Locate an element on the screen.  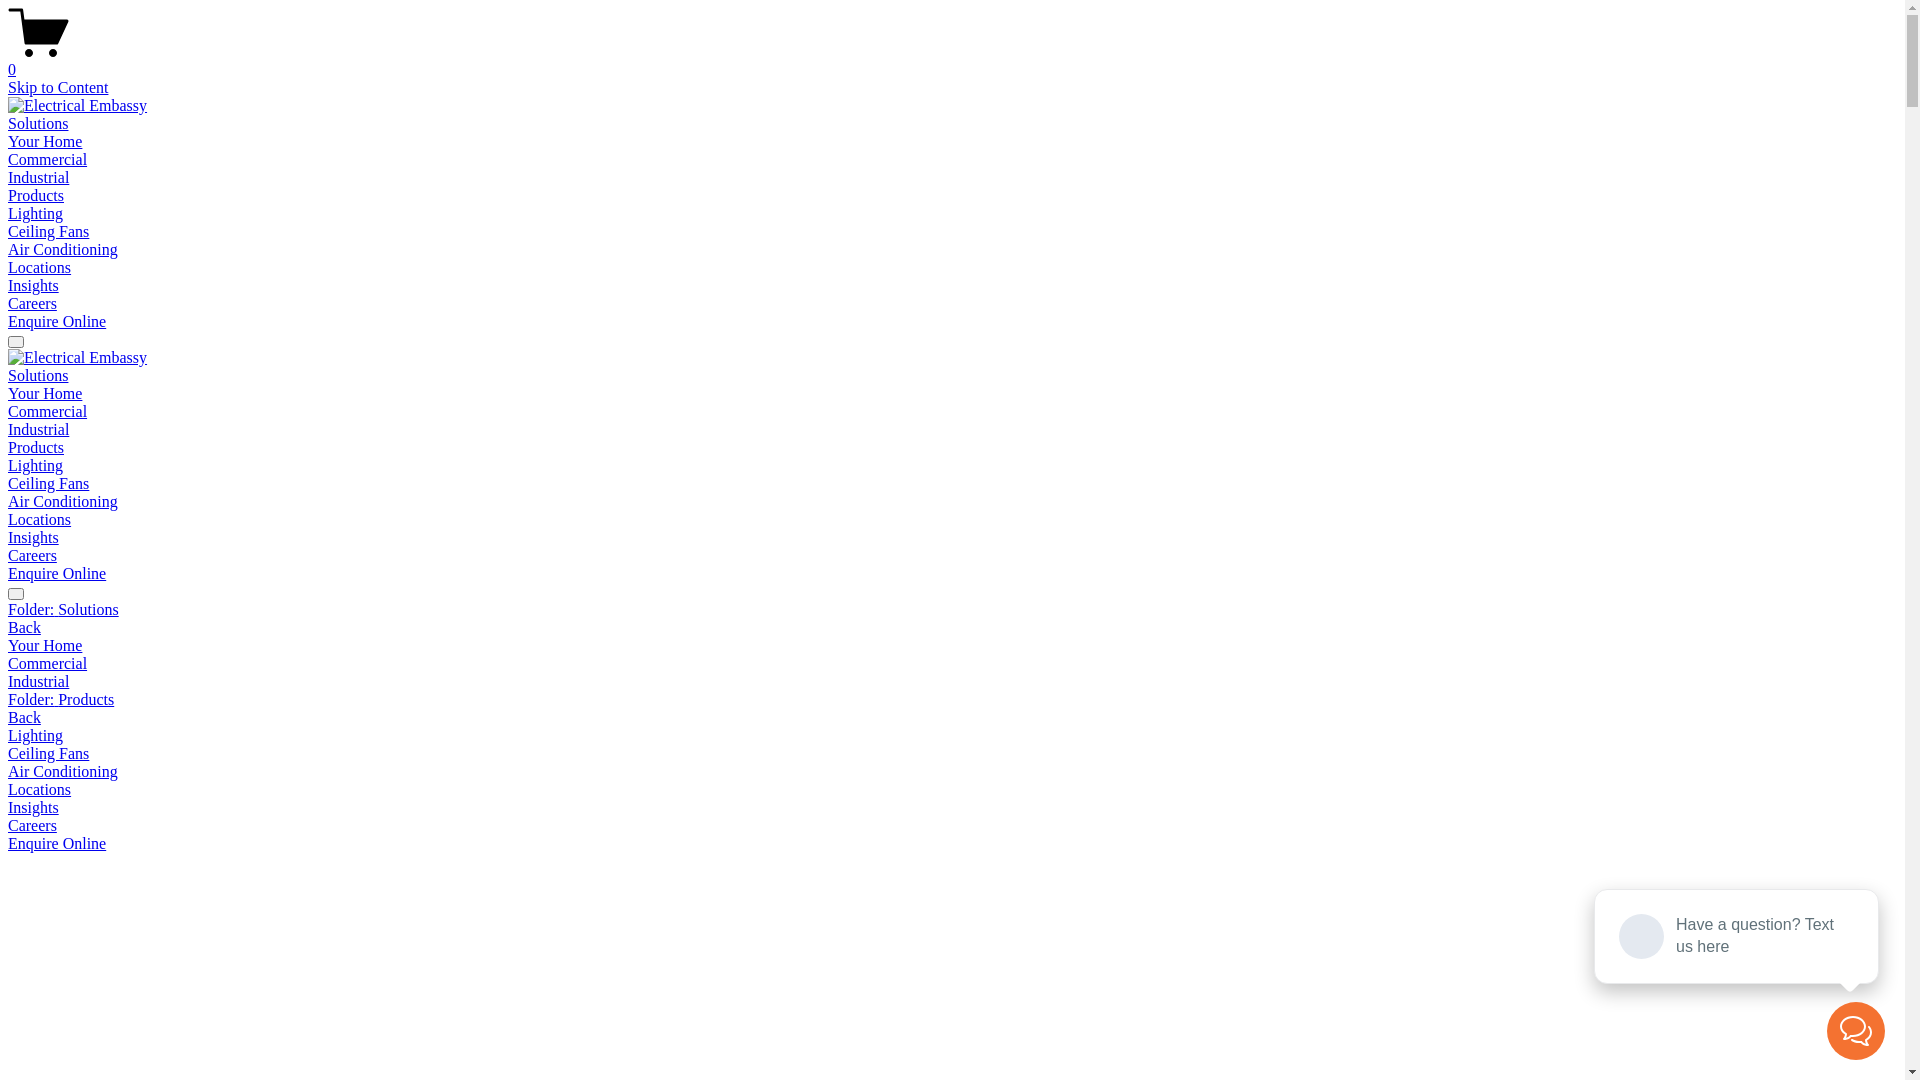
'Industrial' is located at coordinates (38, 176).